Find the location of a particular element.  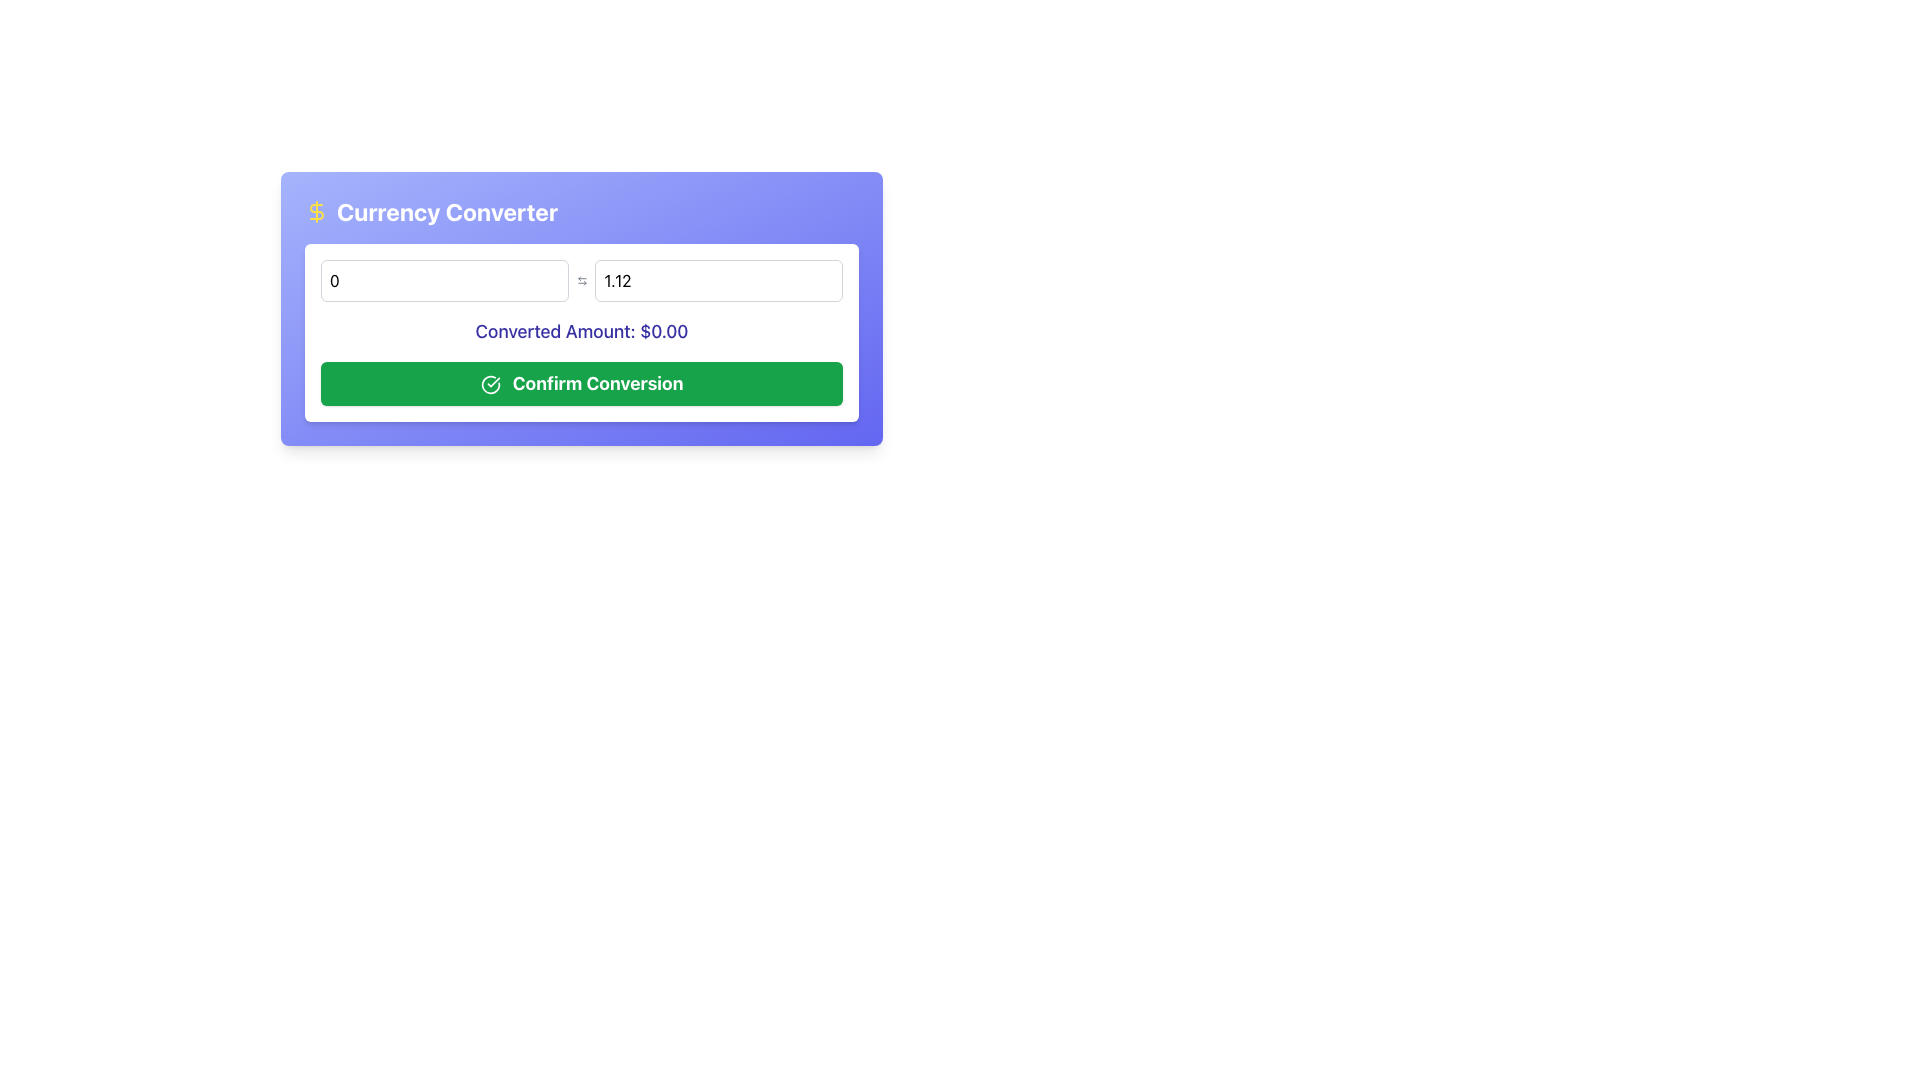

the confirm button for currency conversion located at the bottom of the white panel, beneath the text 'Converted Amount: $0.00' is located at coordinates (580, 384).